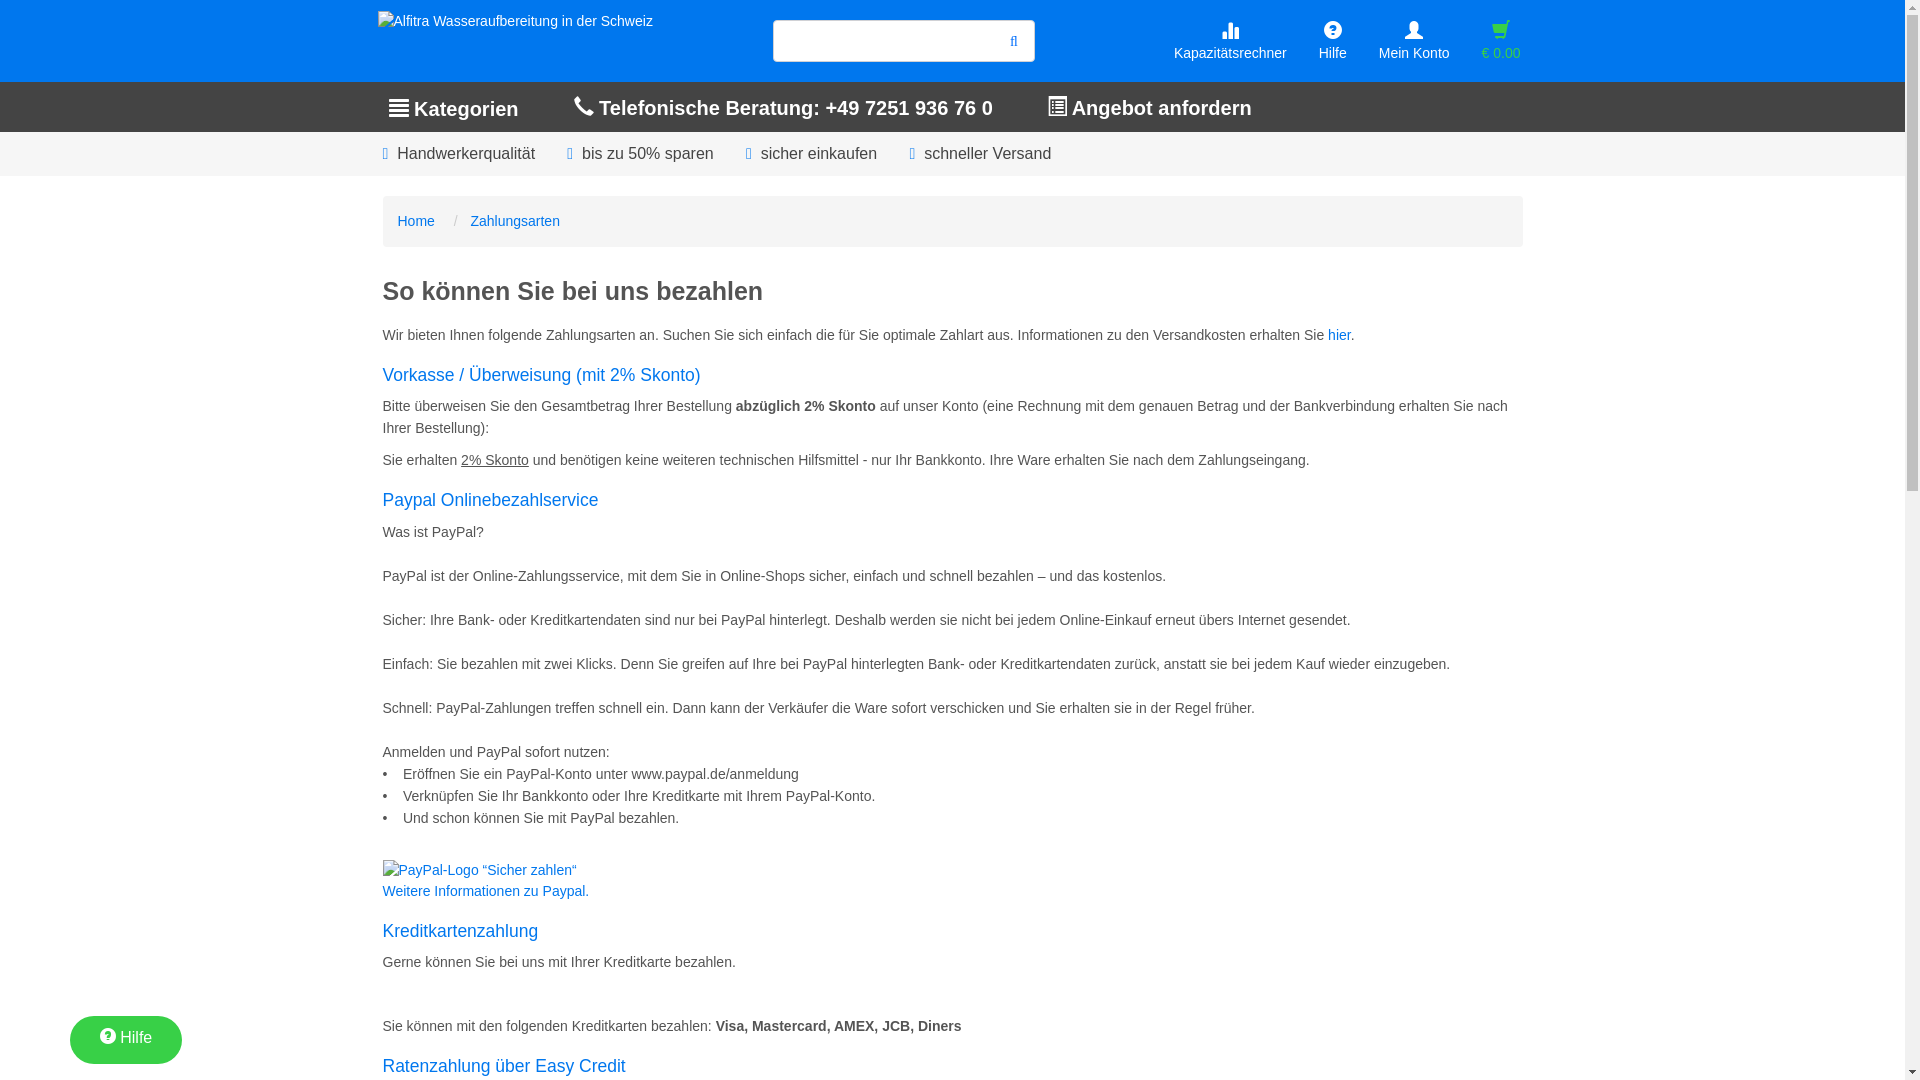 The height and width of the screenshot is (1080, 1920). What do you see at coordinates (1413, 41) in the screenshot?
I see `'Mein Konto'` at bounding box center [1413, 41].